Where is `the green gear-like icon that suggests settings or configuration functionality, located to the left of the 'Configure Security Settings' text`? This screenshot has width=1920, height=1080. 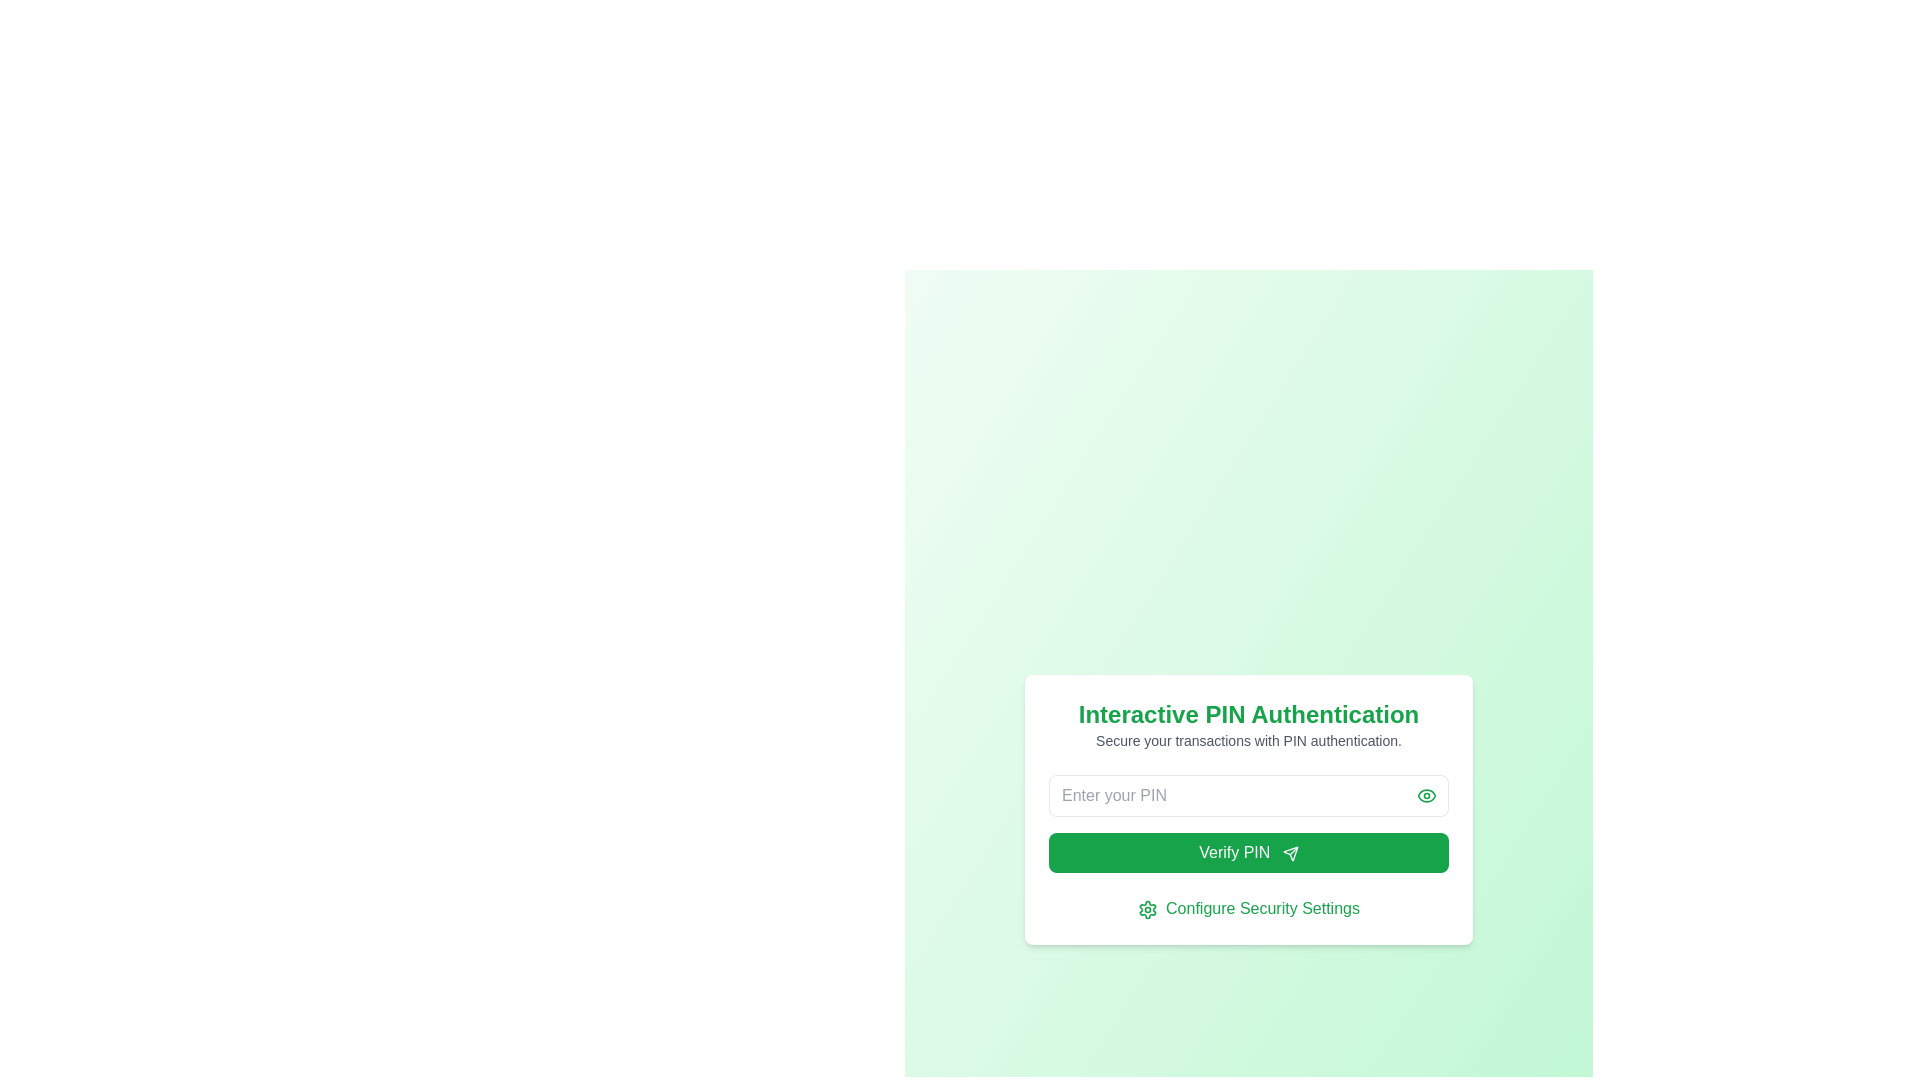 the green gear-like icon that suggests settings or configuration functionality, located to the left of the 'Configure Security Settings' text is located at coordinates (1147, 909).